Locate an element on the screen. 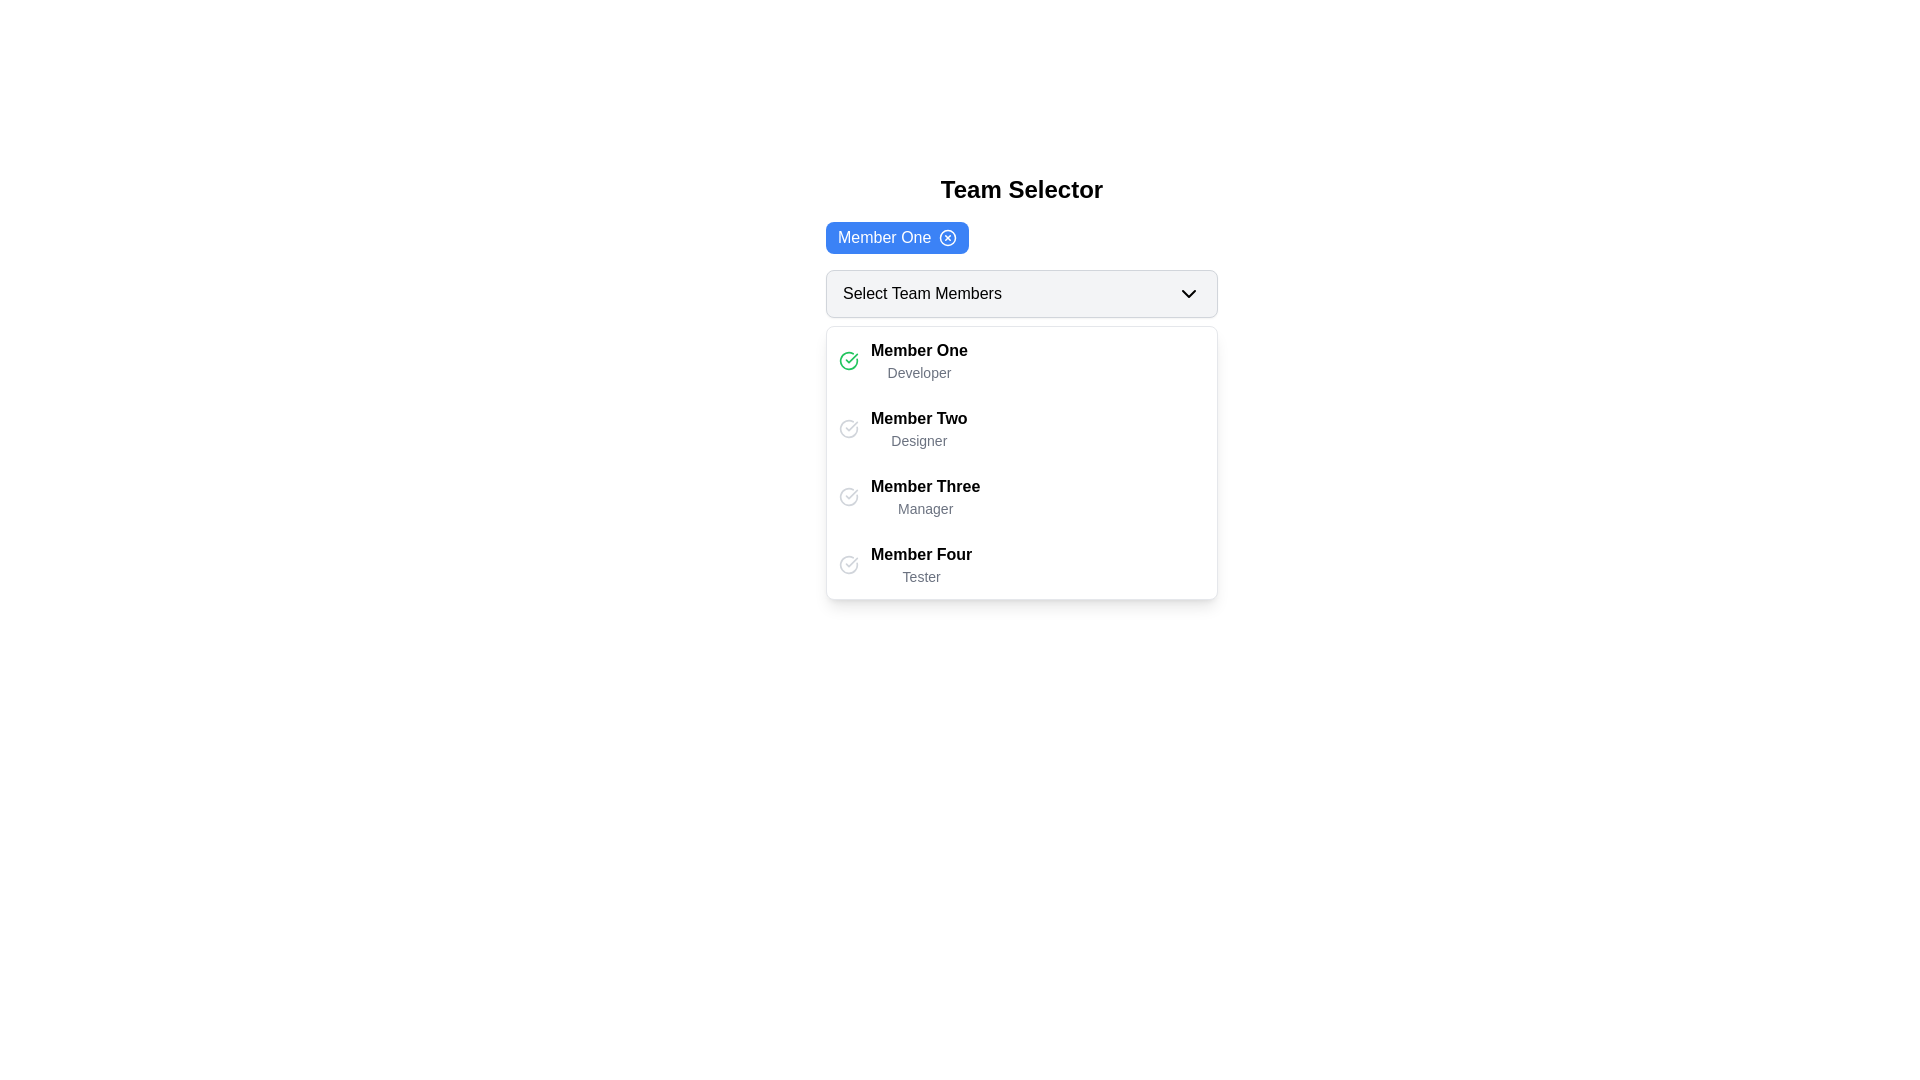 This screenshot has height=1080, width=1920. text of the 'Member Two' entry in the dropdown menu under the 'Select Team Members' section, which is displayed in bold font style is located at coordinates (918, 417).